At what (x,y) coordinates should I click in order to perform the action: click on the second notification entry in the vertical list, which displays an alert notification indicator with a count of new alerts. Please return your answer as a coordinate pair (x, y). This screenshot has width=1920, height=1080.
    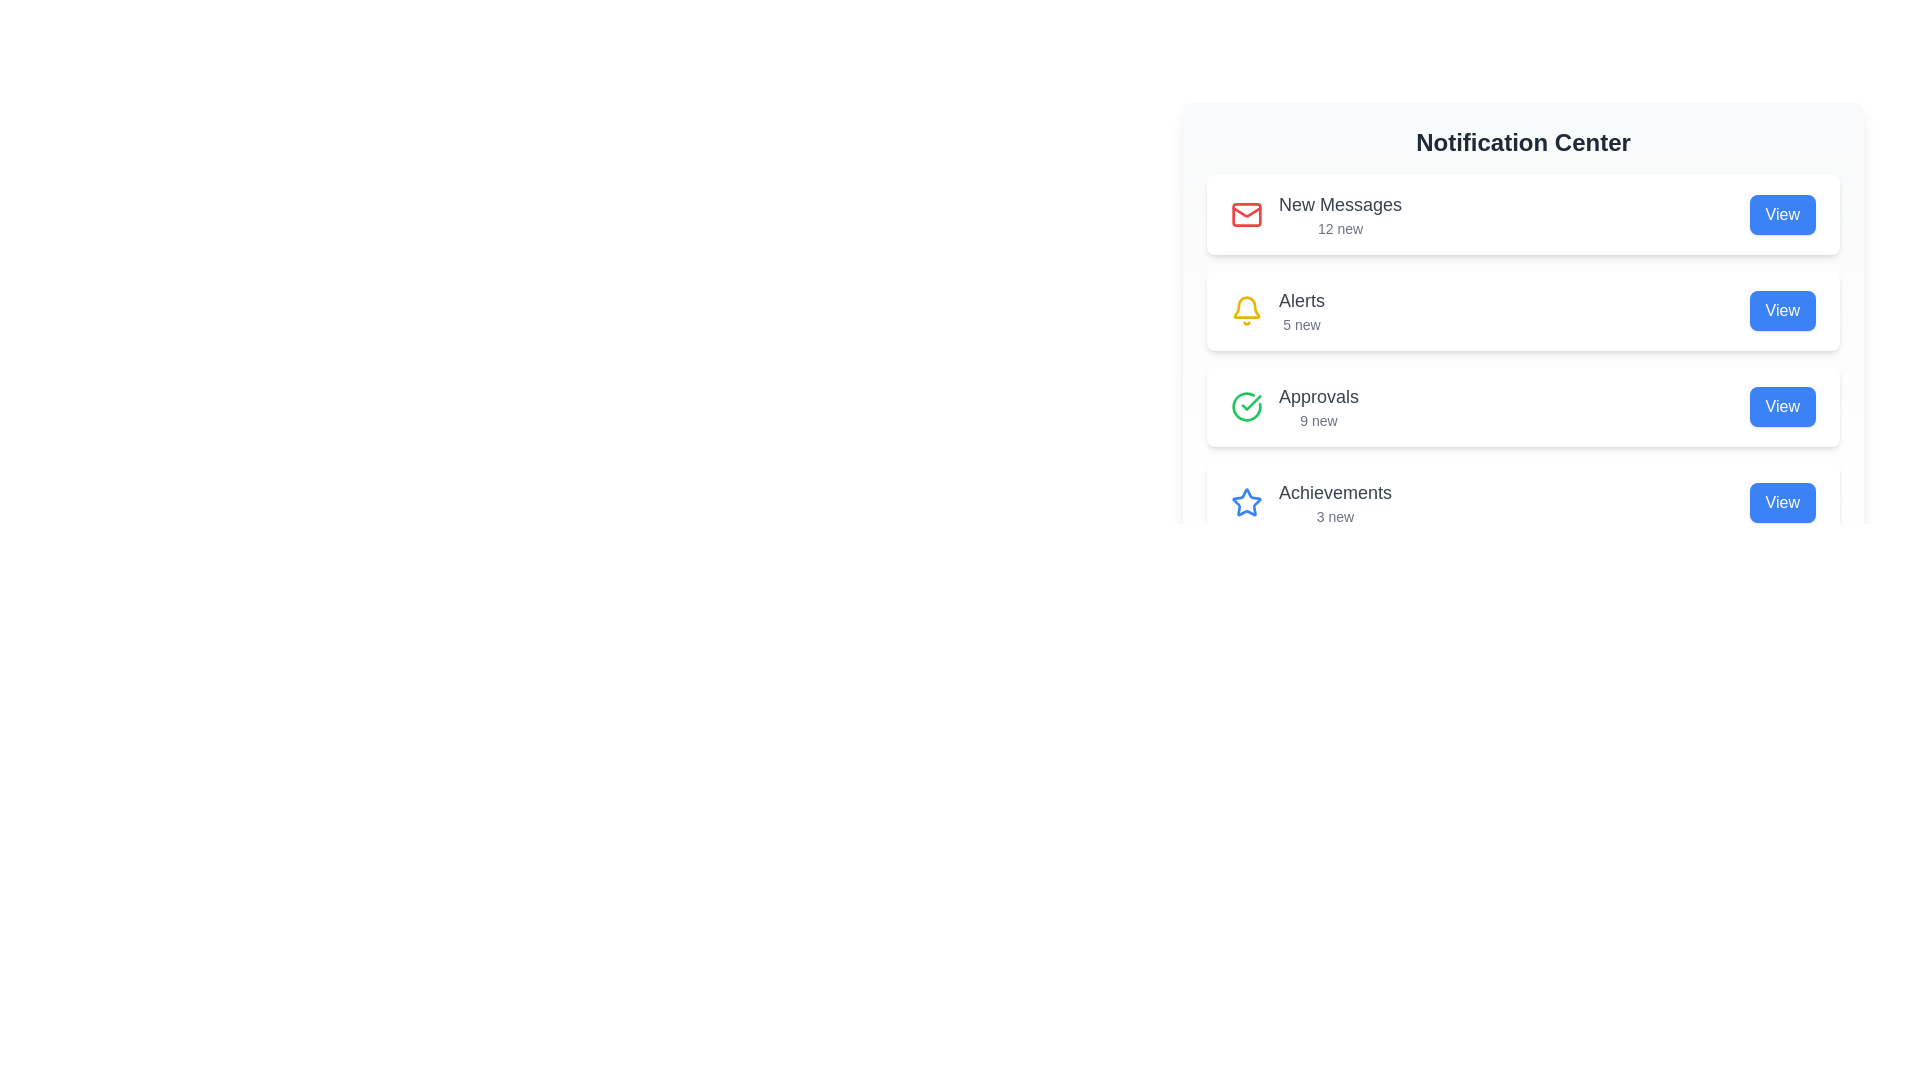
    Looking at the image, I should click on (1276, 311).